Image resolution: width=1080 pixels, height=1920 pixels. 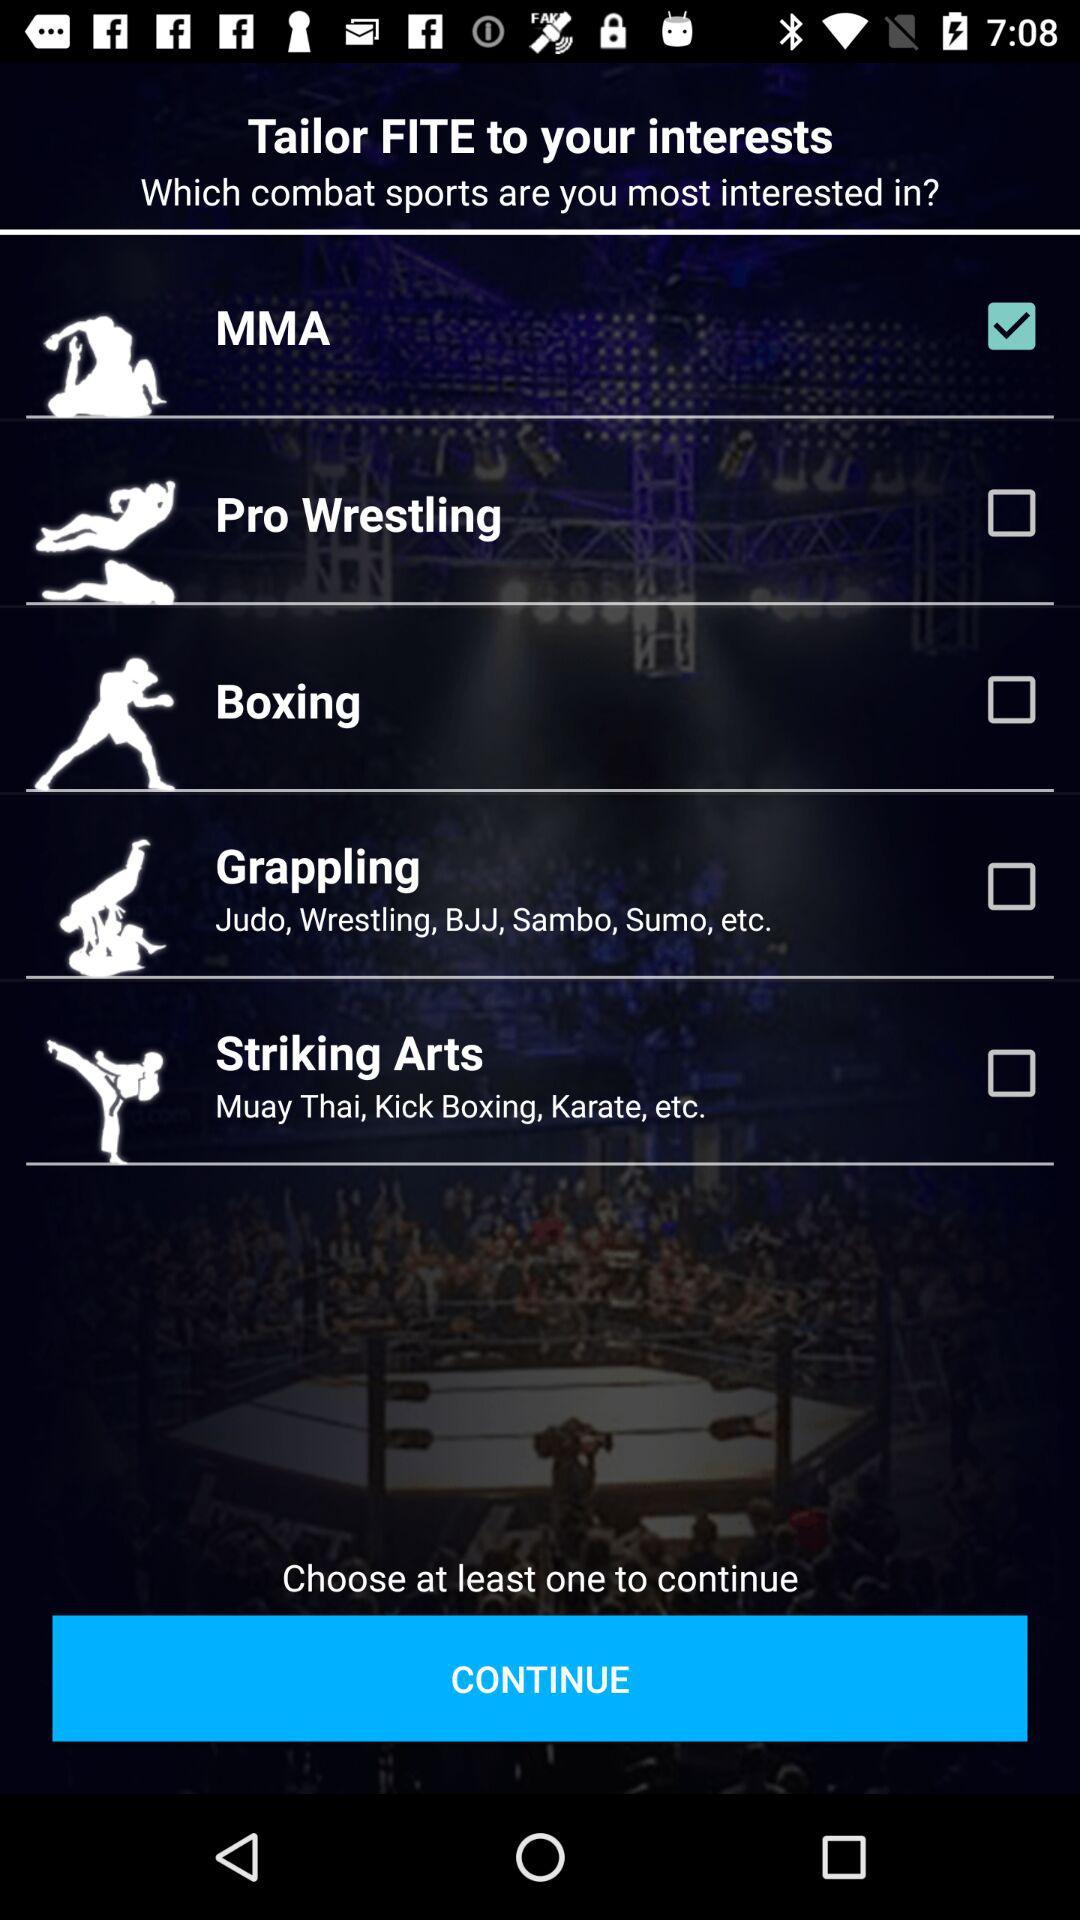 What do you see at coordinates (1011, 513) in the screenshot?
I see `checkbox to select pro wrestling` at bounding box center [1011, 513].